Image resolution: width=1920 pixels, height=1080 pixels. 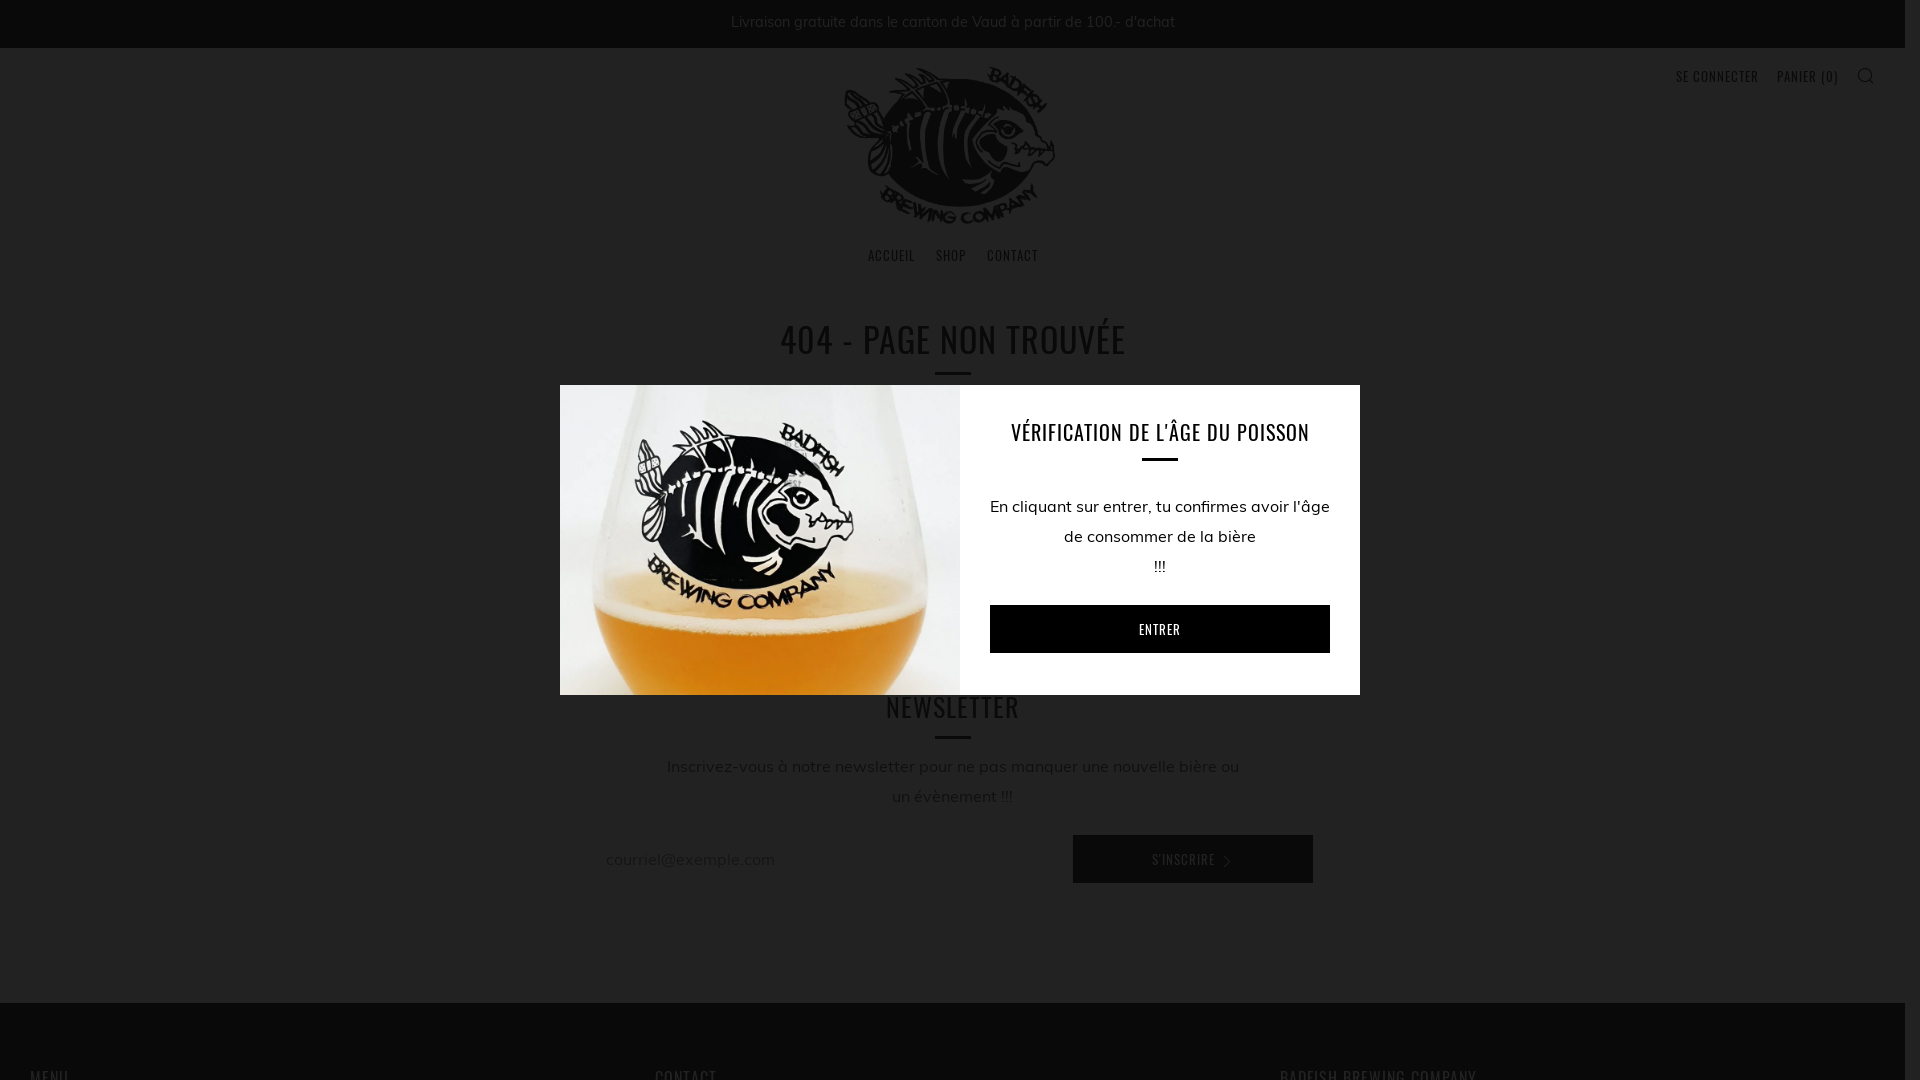 What do you see at coordinates (949, 253) in the screenshot?
I see `'SHOP'` at bounding box center [949, 253].